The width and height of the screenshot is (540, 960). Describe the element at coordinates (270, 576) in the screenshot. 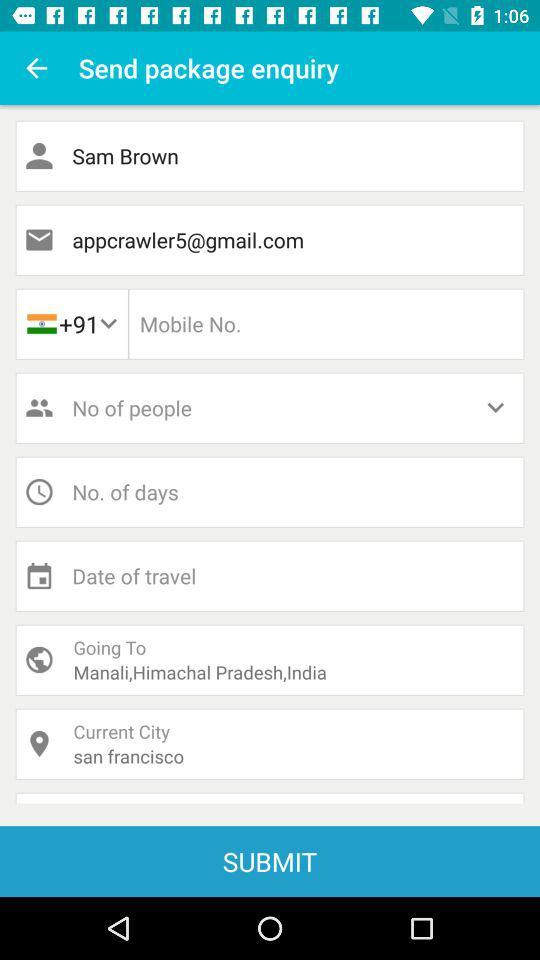

I see `the date of travel` at that location.